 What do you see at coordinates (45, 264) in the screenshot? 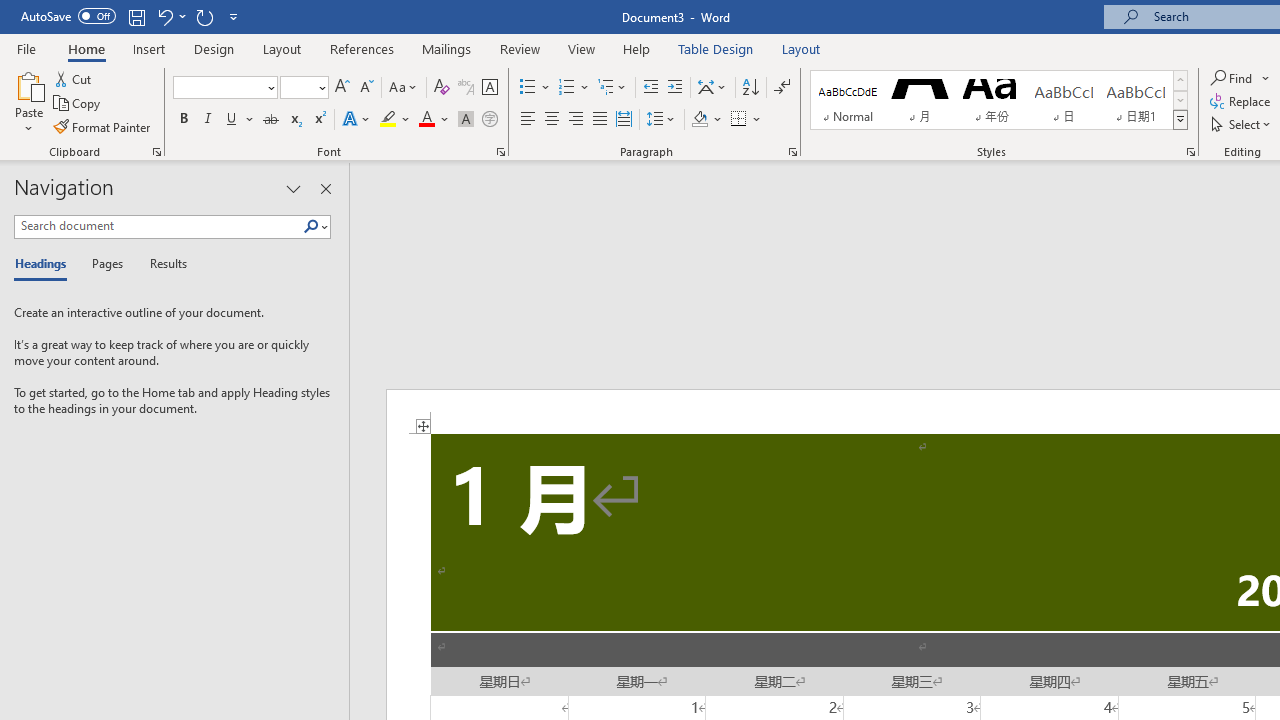
I see `'Headings'` at bounding box center [45, 264].